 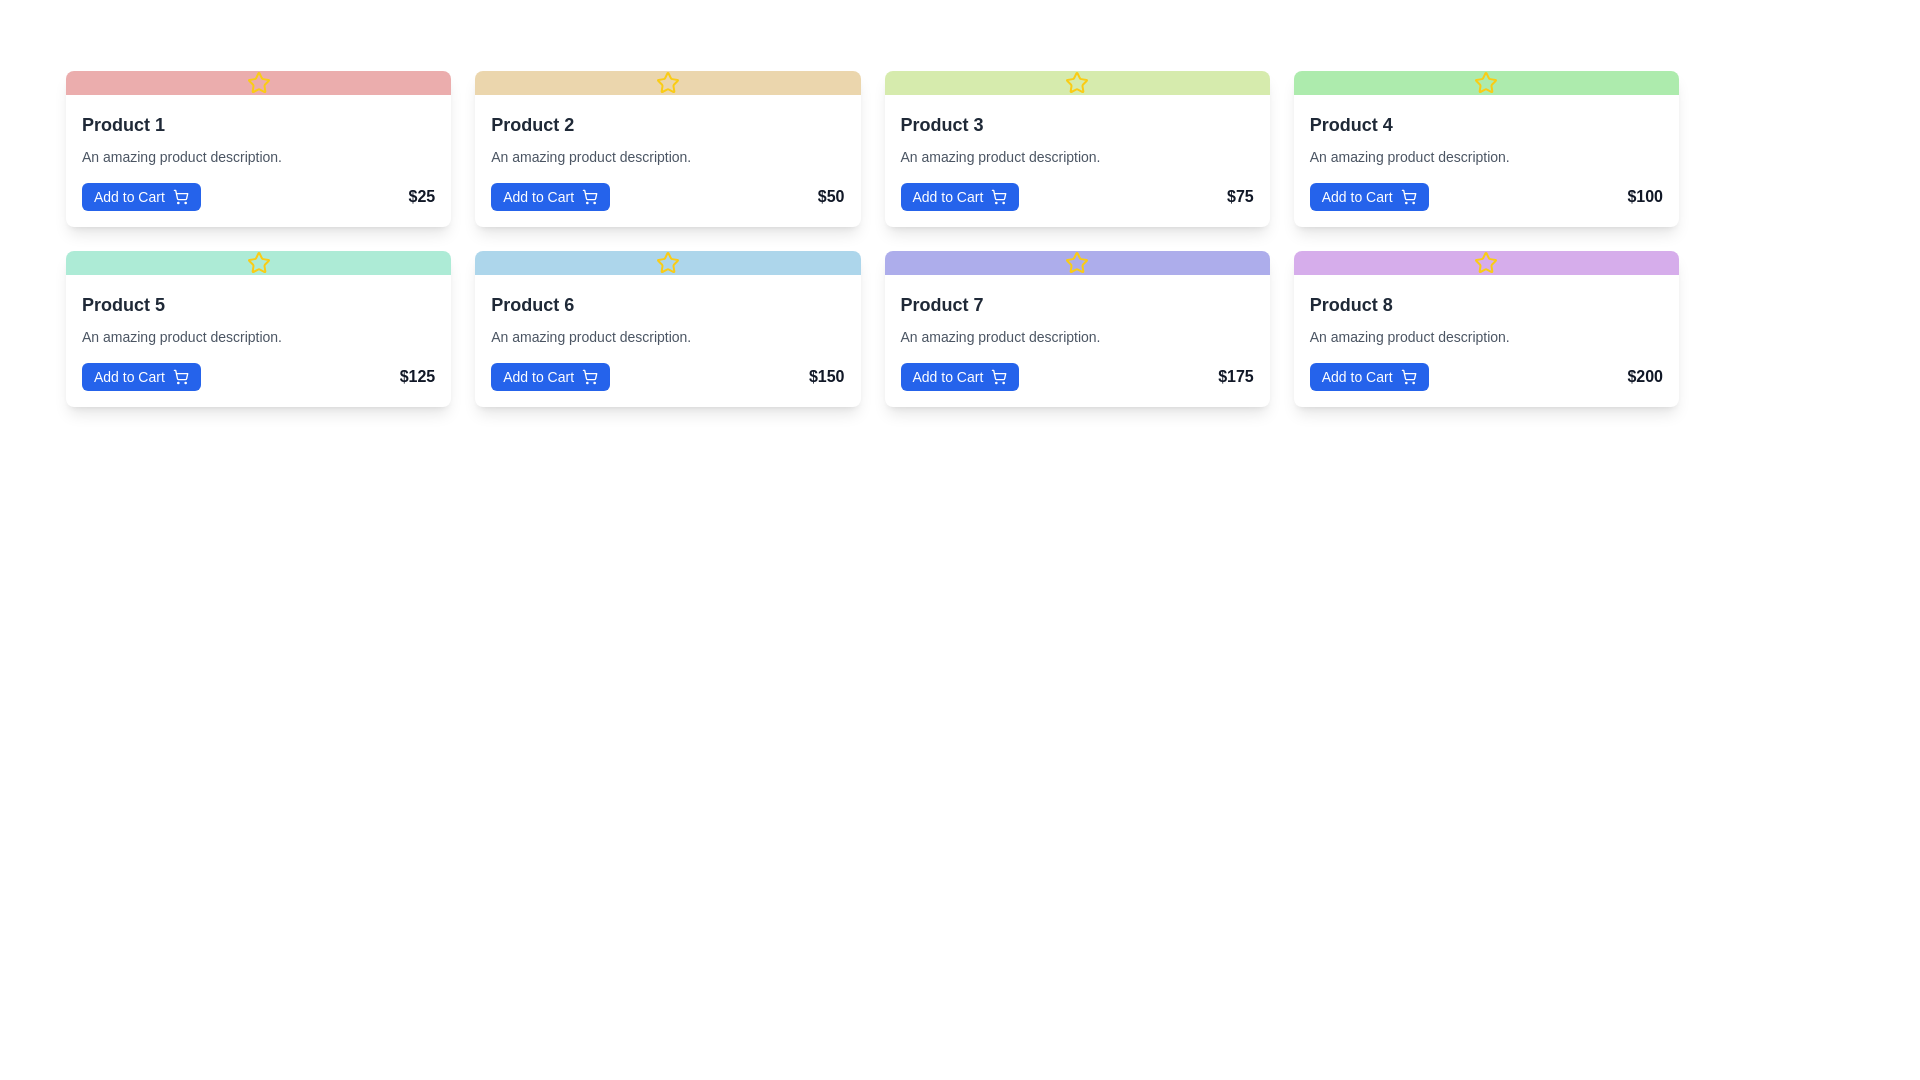 What do you see at coordinates (1486, 339) in the screenshot?
I see `the Product card located at the bottom-right corner of the grid layout for additional effects` at bounding box center [1486, 339].